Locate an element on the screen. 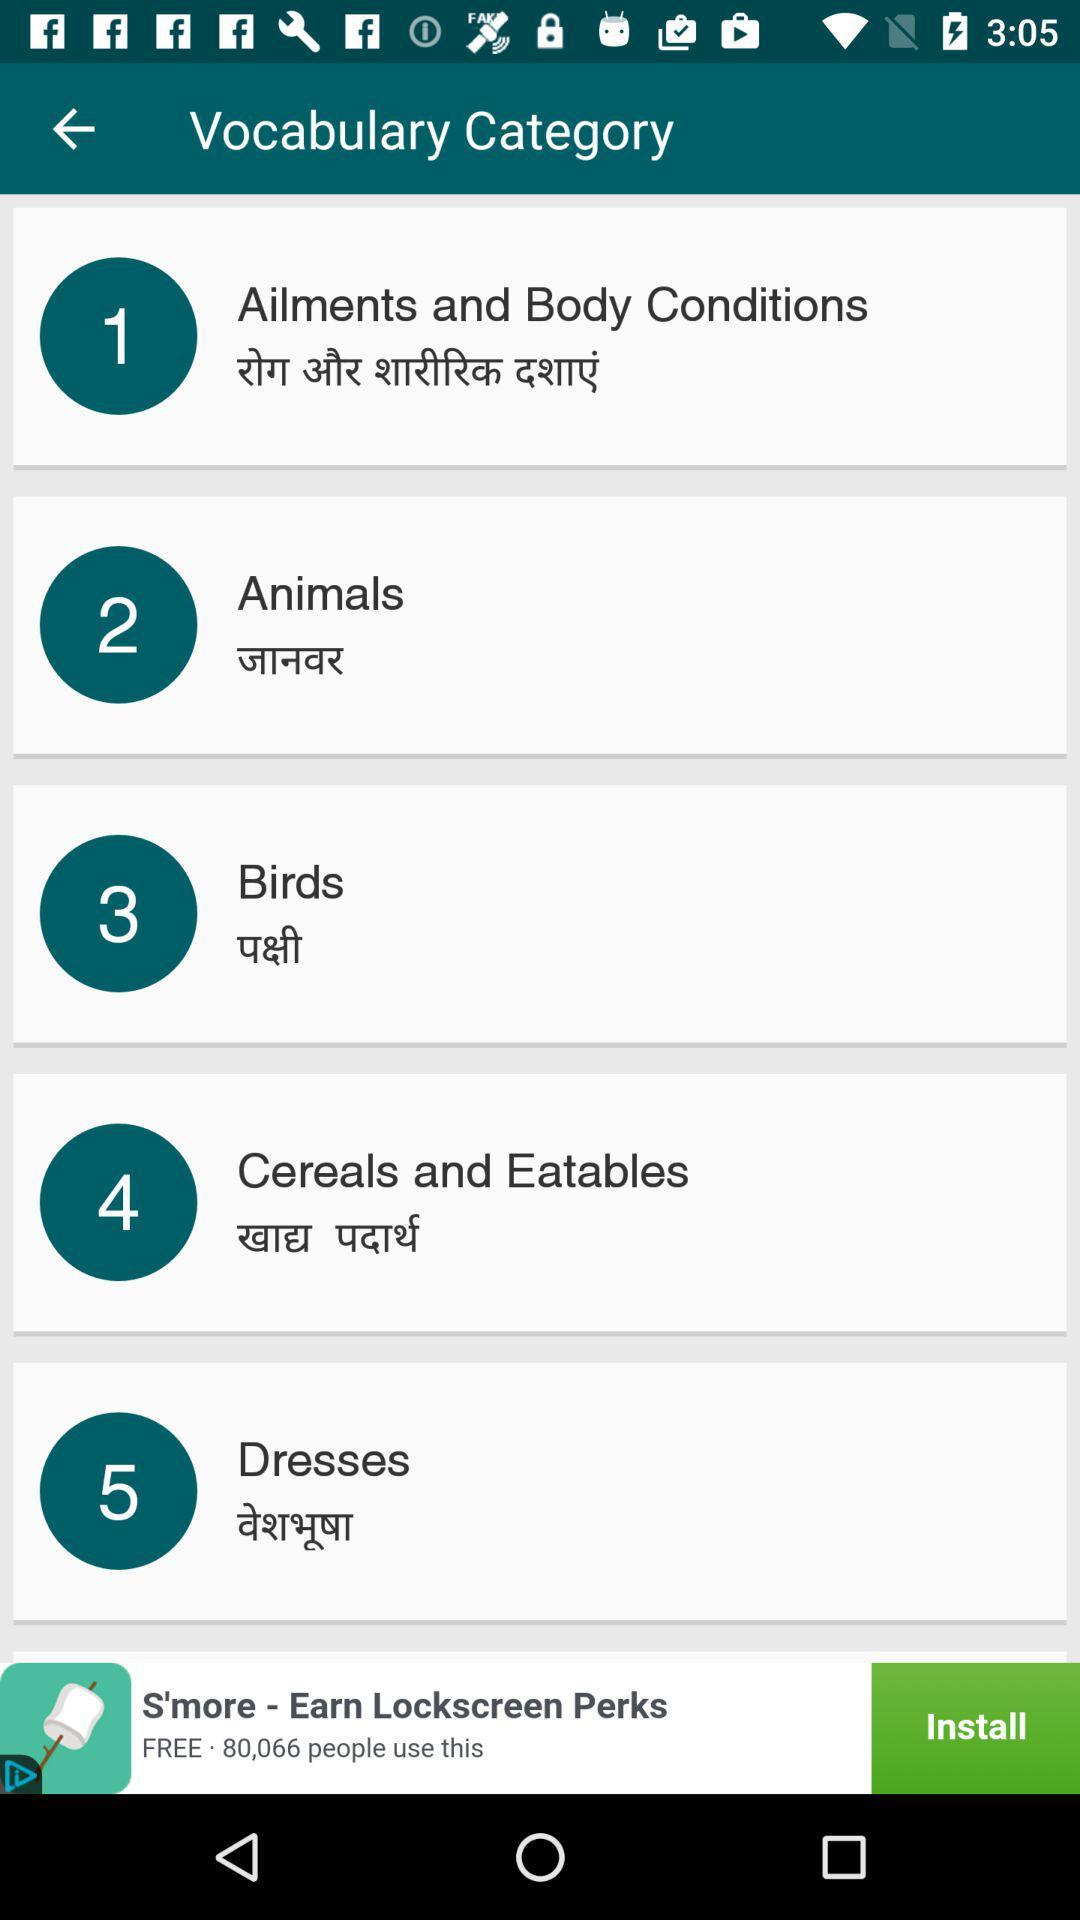 This screenshot has width=1080, height=1920. the icon next to the dresses item is located at coordinates (118, 1491).